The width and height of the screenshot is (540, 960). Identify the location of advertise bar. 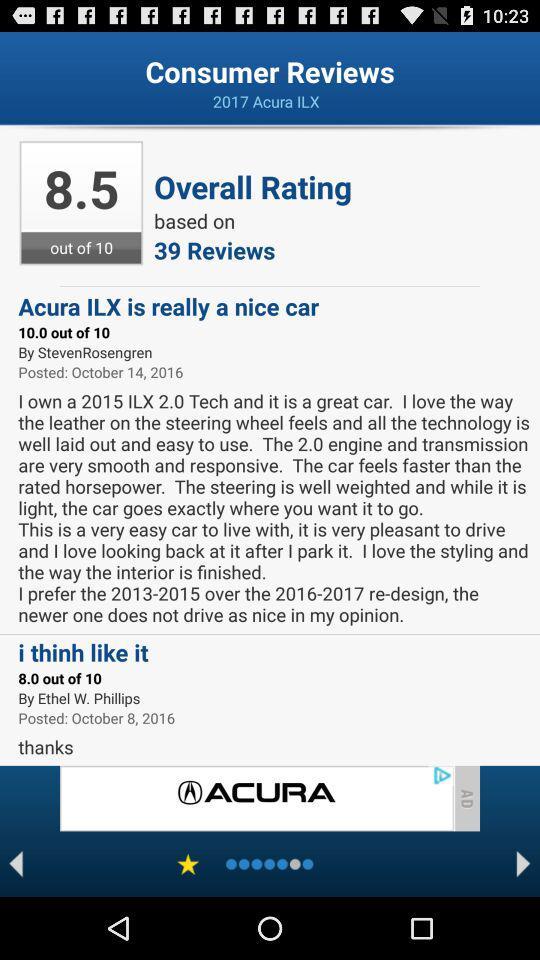
(256, 798).